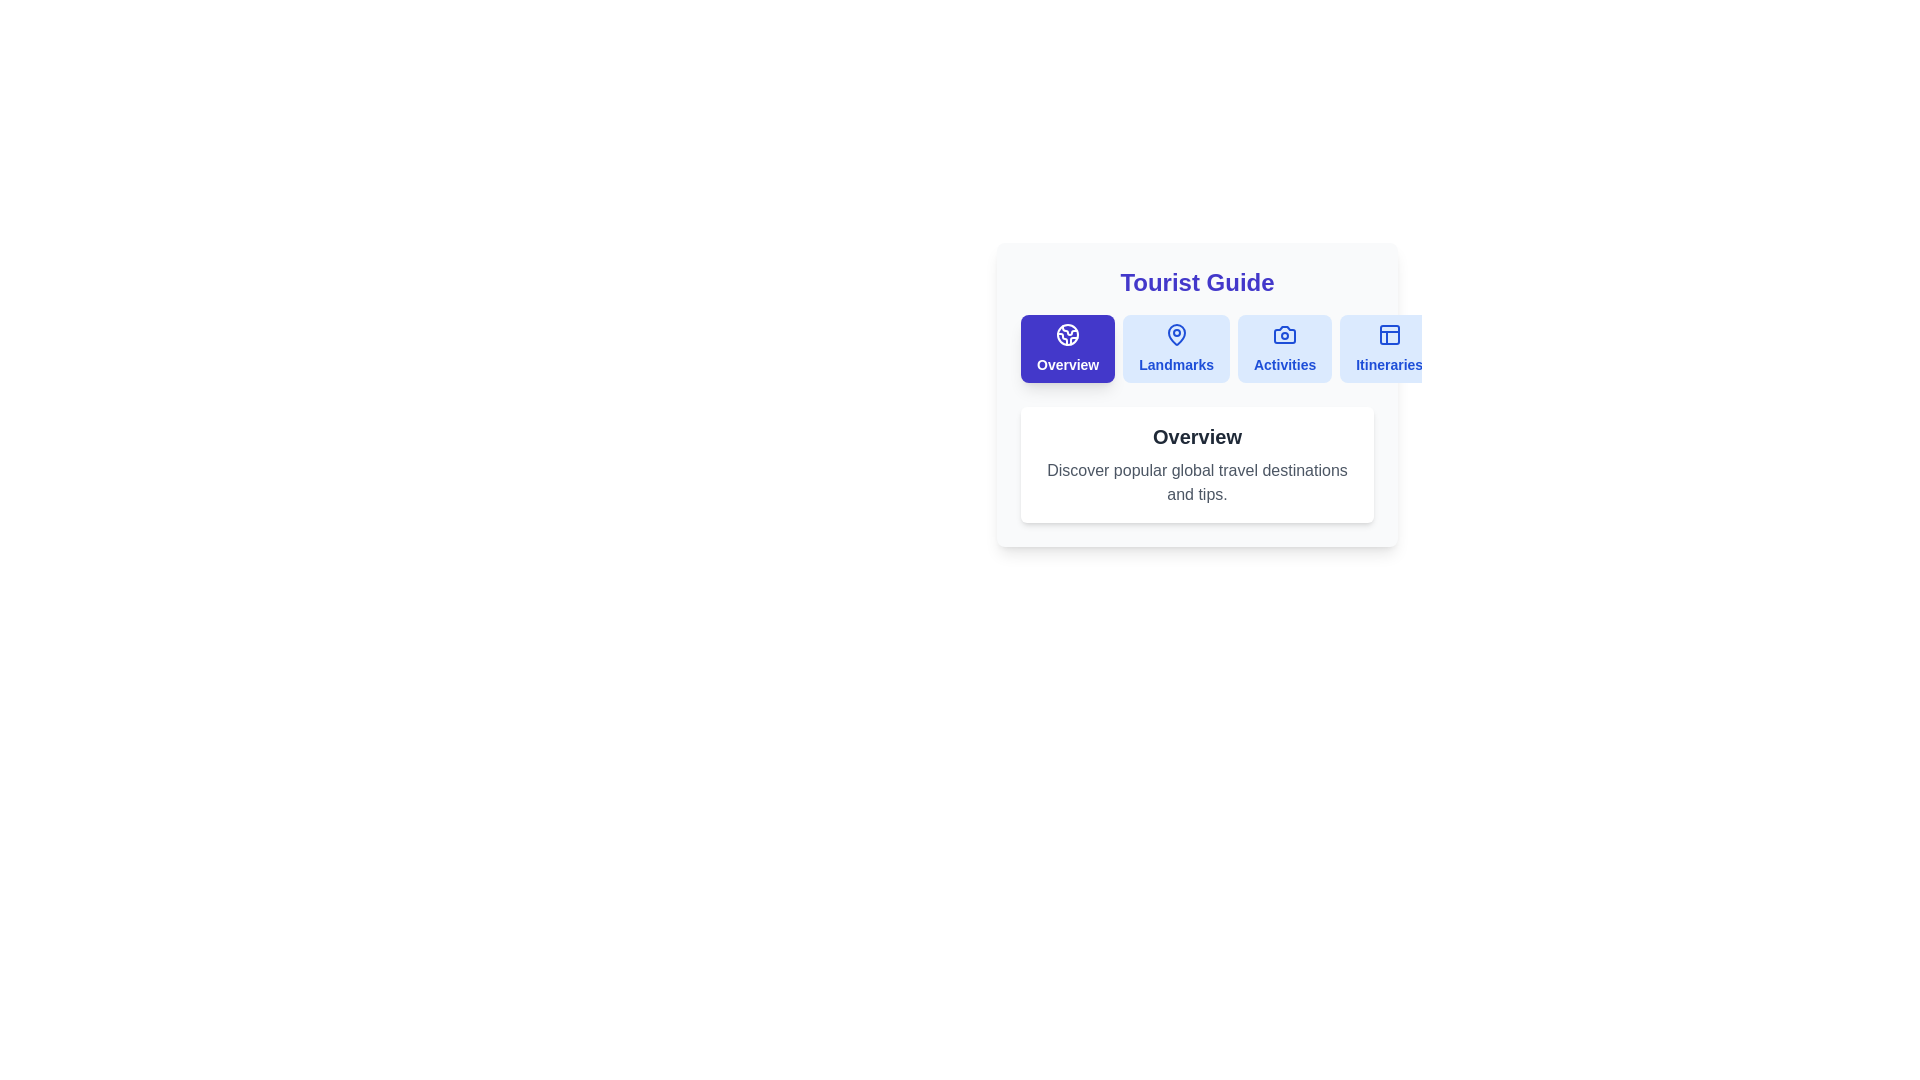  What do you see at coordinates (1285, 347) in the screenshot?
I see `the Activities tab` at bounding box center [1285, 347].